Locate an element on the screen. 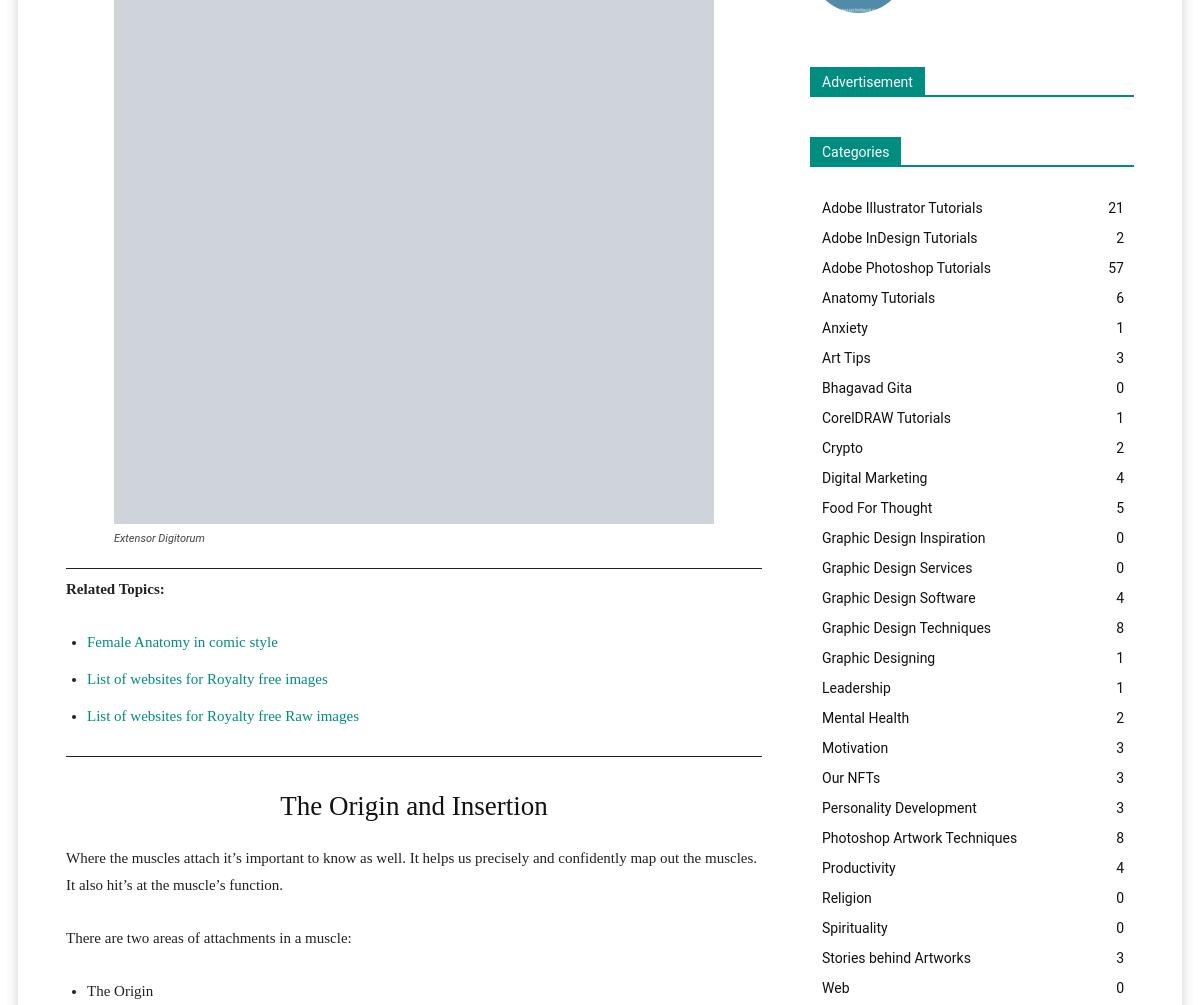 The width and height of the screenshot is (1200, 1005). 'List of websites for Royalty free Raw images' is located at coordinates (221, 715).